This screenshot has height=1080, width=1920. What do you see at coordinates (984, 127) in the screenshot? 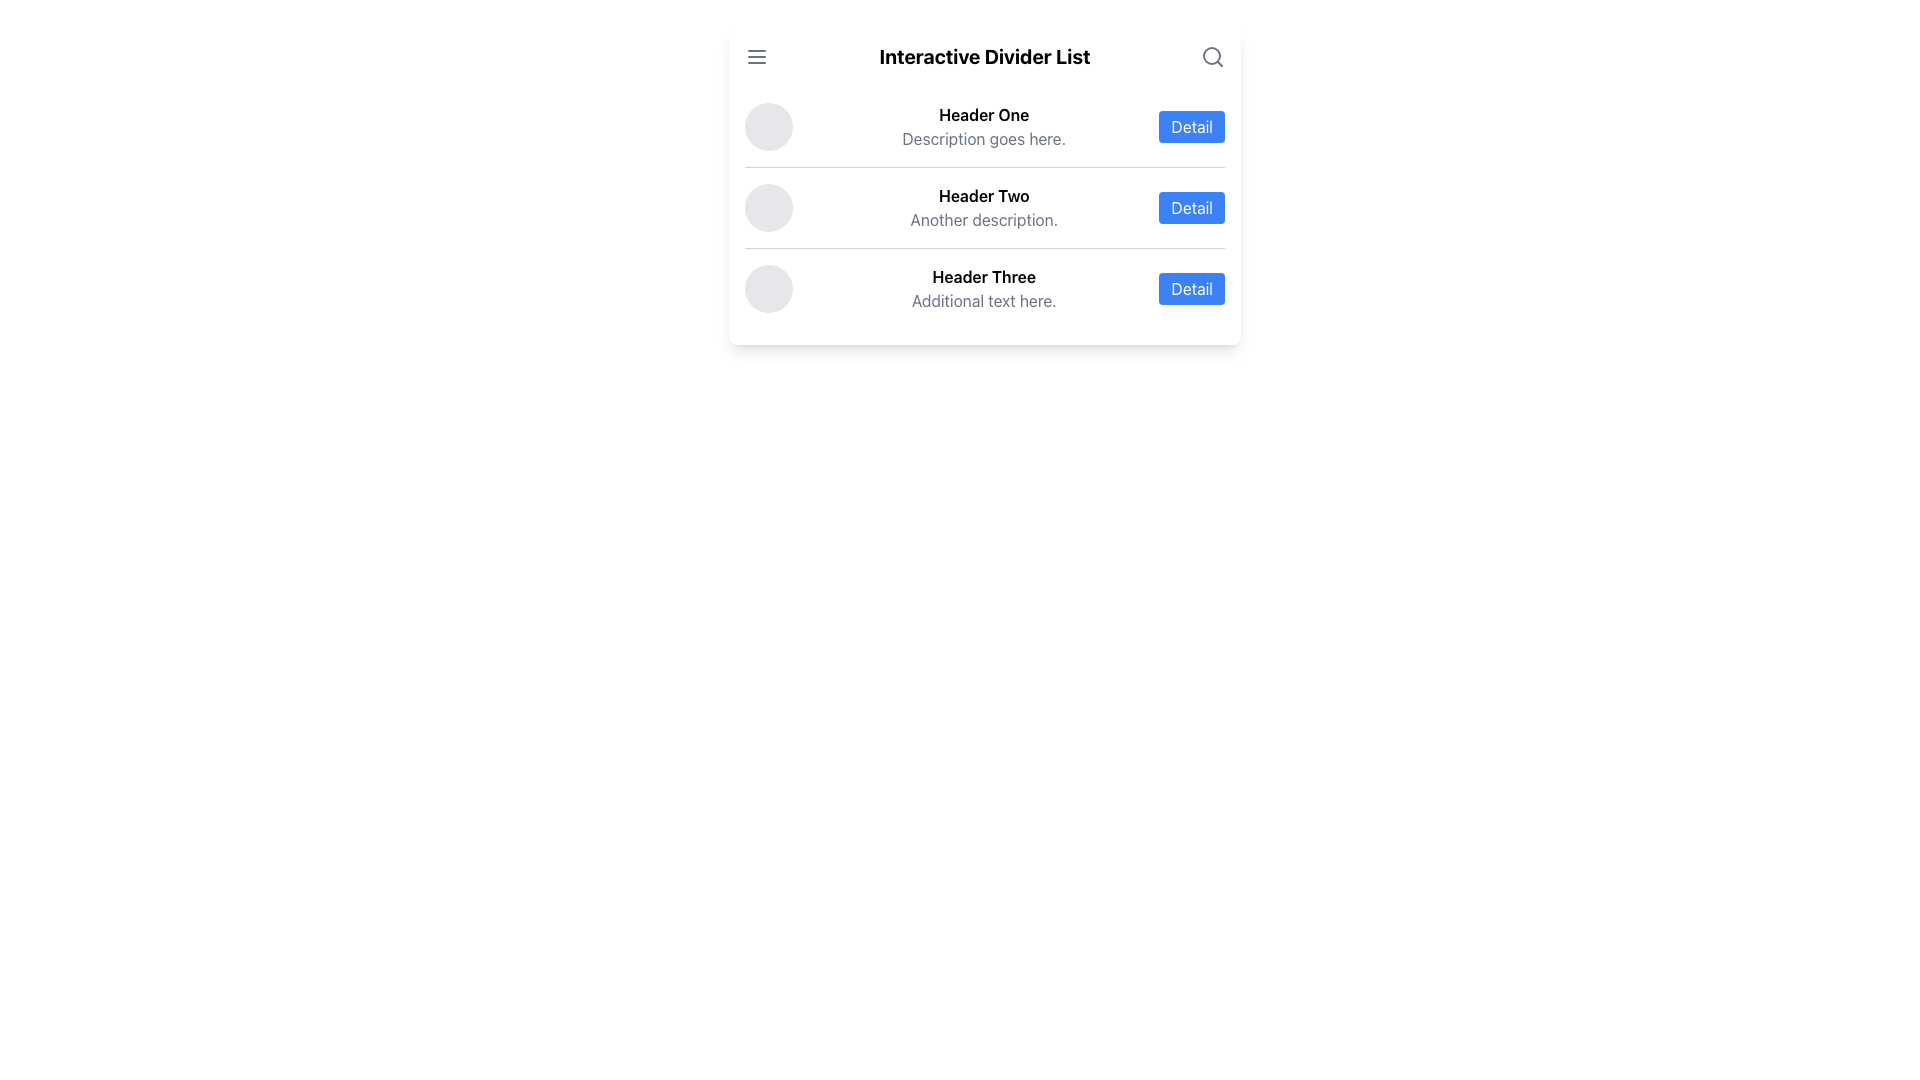
I see `the first list item text that says 'Header One'` at bounding box center [984, 127].